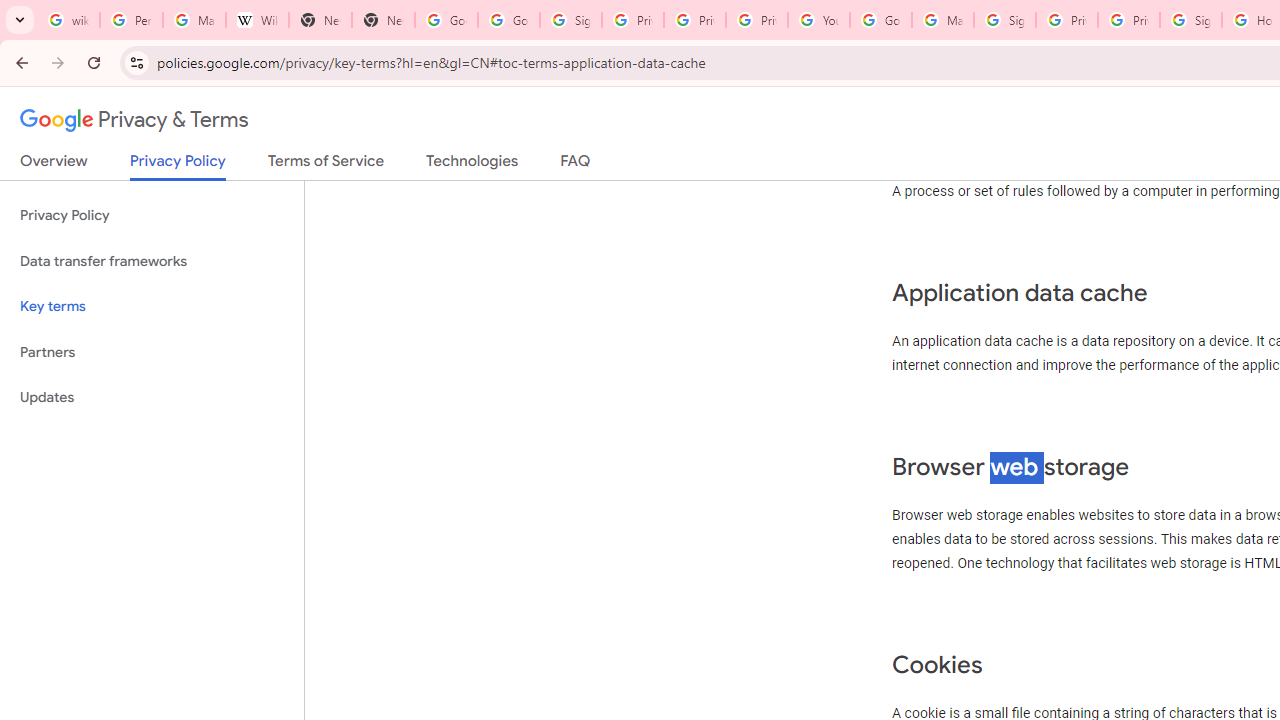  Describe the element at coordinates (1191, 20) in the screenshot. I see `'Sign in - Google Accounts'` at that location.